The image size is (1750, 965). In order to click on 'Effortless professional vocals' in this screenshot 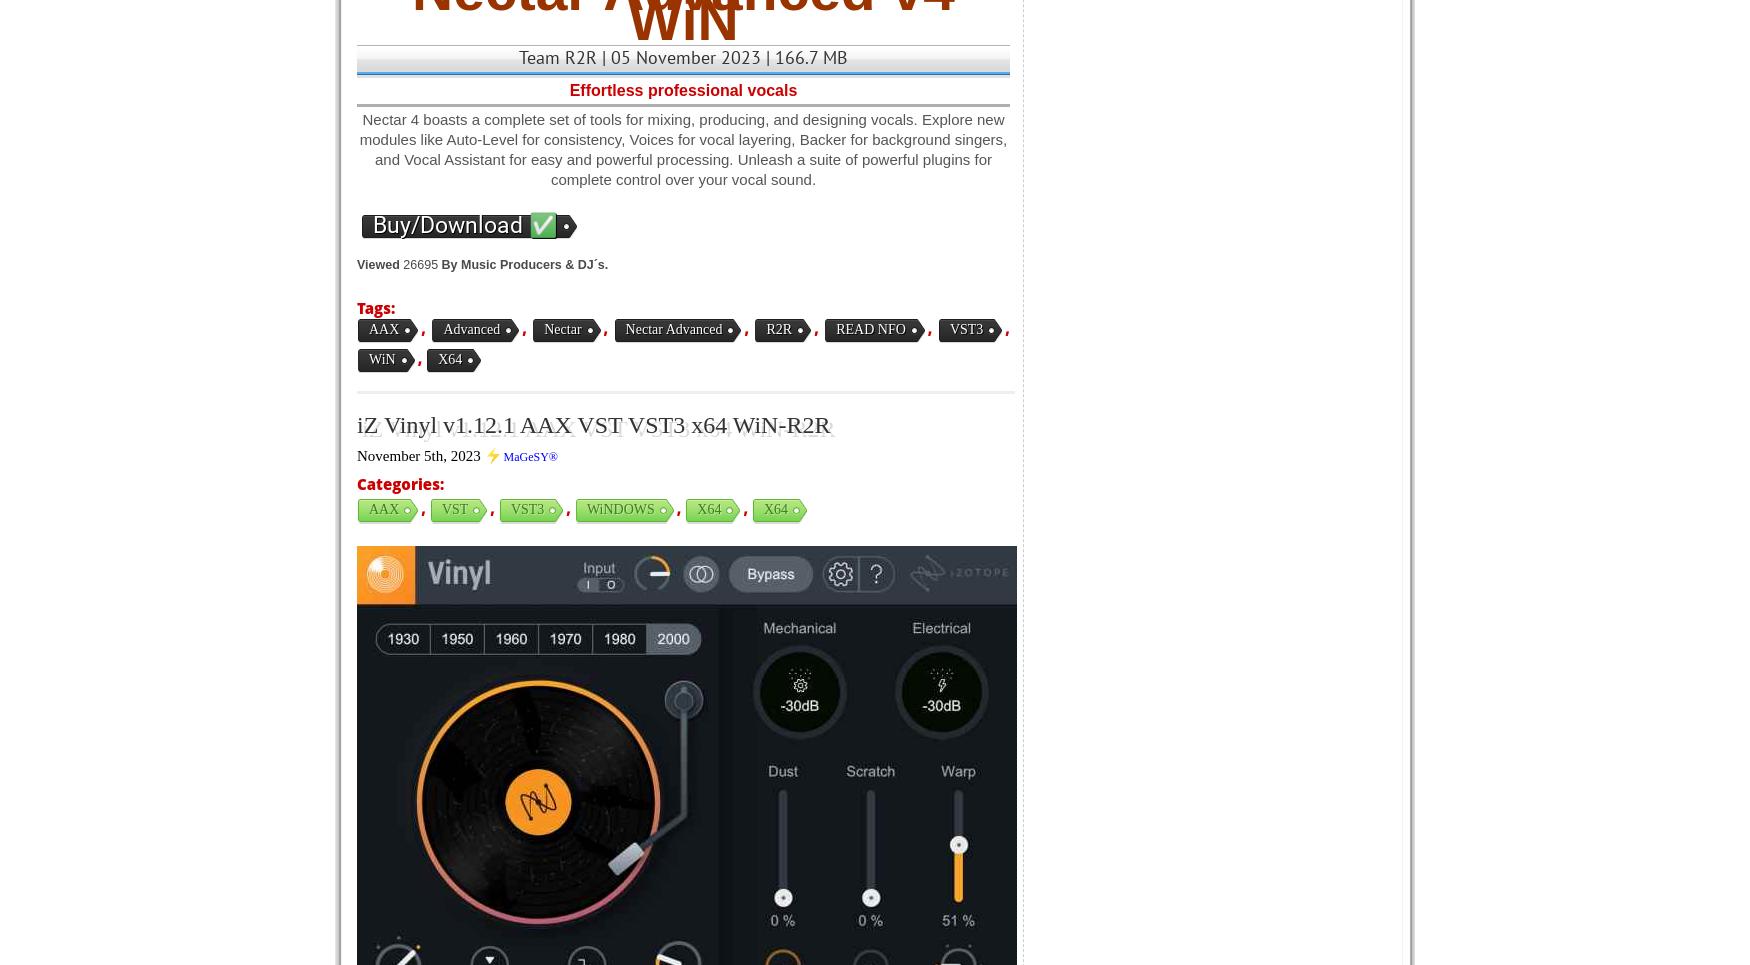, I will do `click(568, 89)`.